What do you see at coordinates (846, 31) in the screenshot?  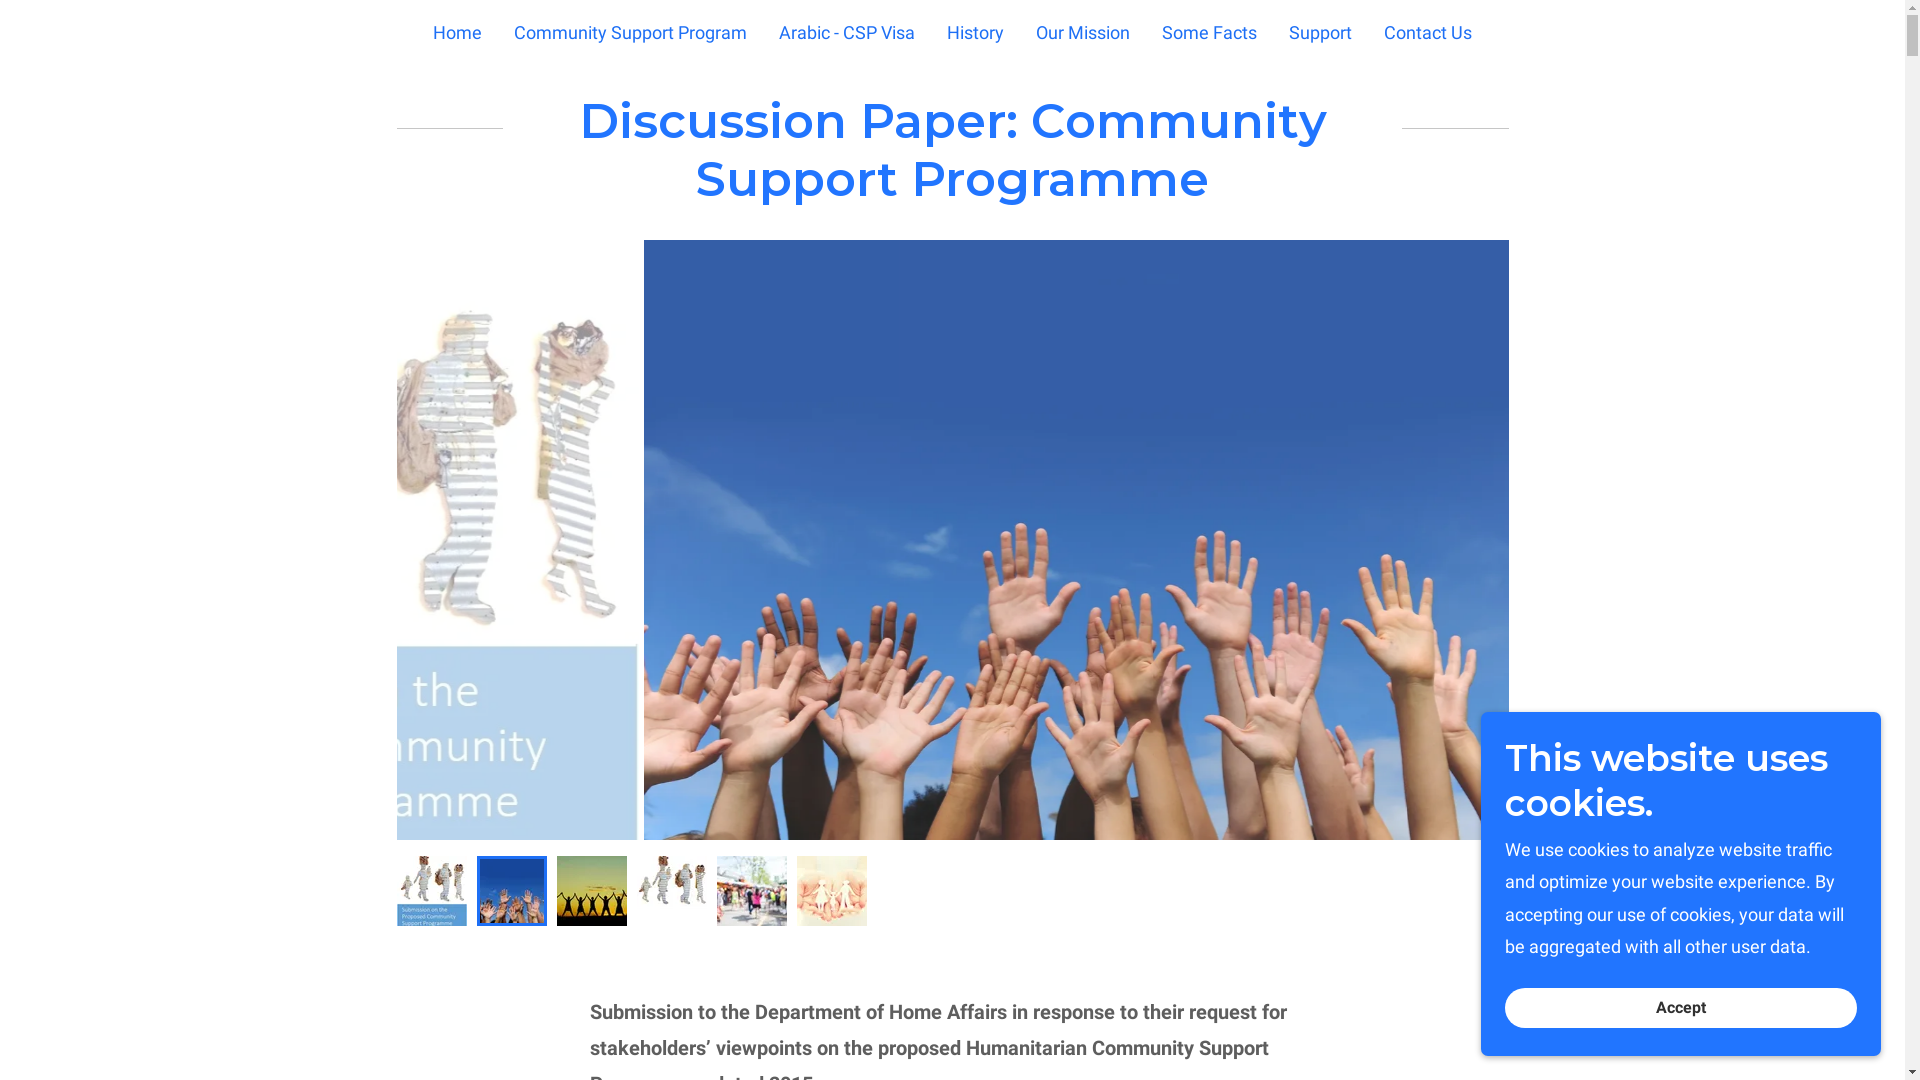 I see `'Arabic - CSP Visa'` at bounding box center [846, 31].